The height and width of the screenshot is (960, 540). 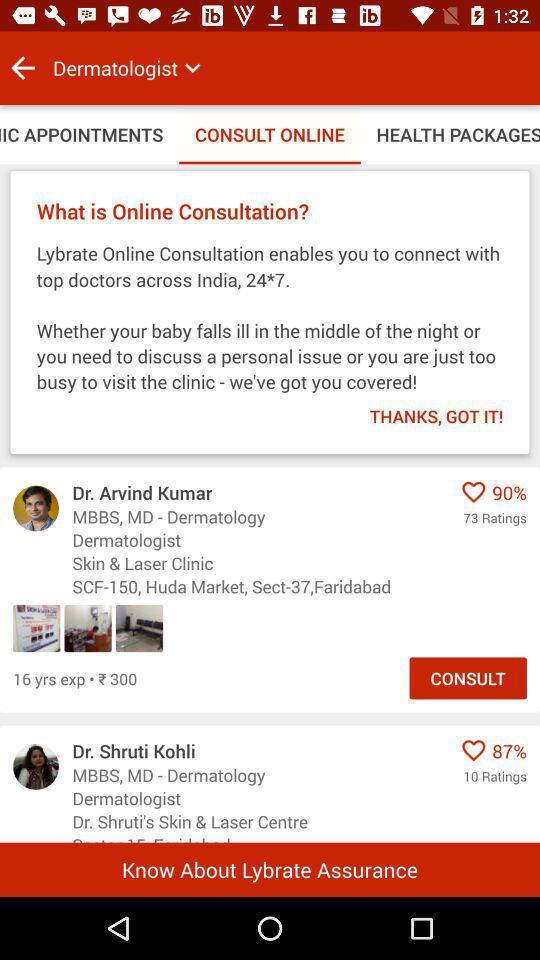 What do you see at coordinates (422, 409) in the screenshot?
I see `the item below lybrate online consultation item` at bounding box center [422, 409].